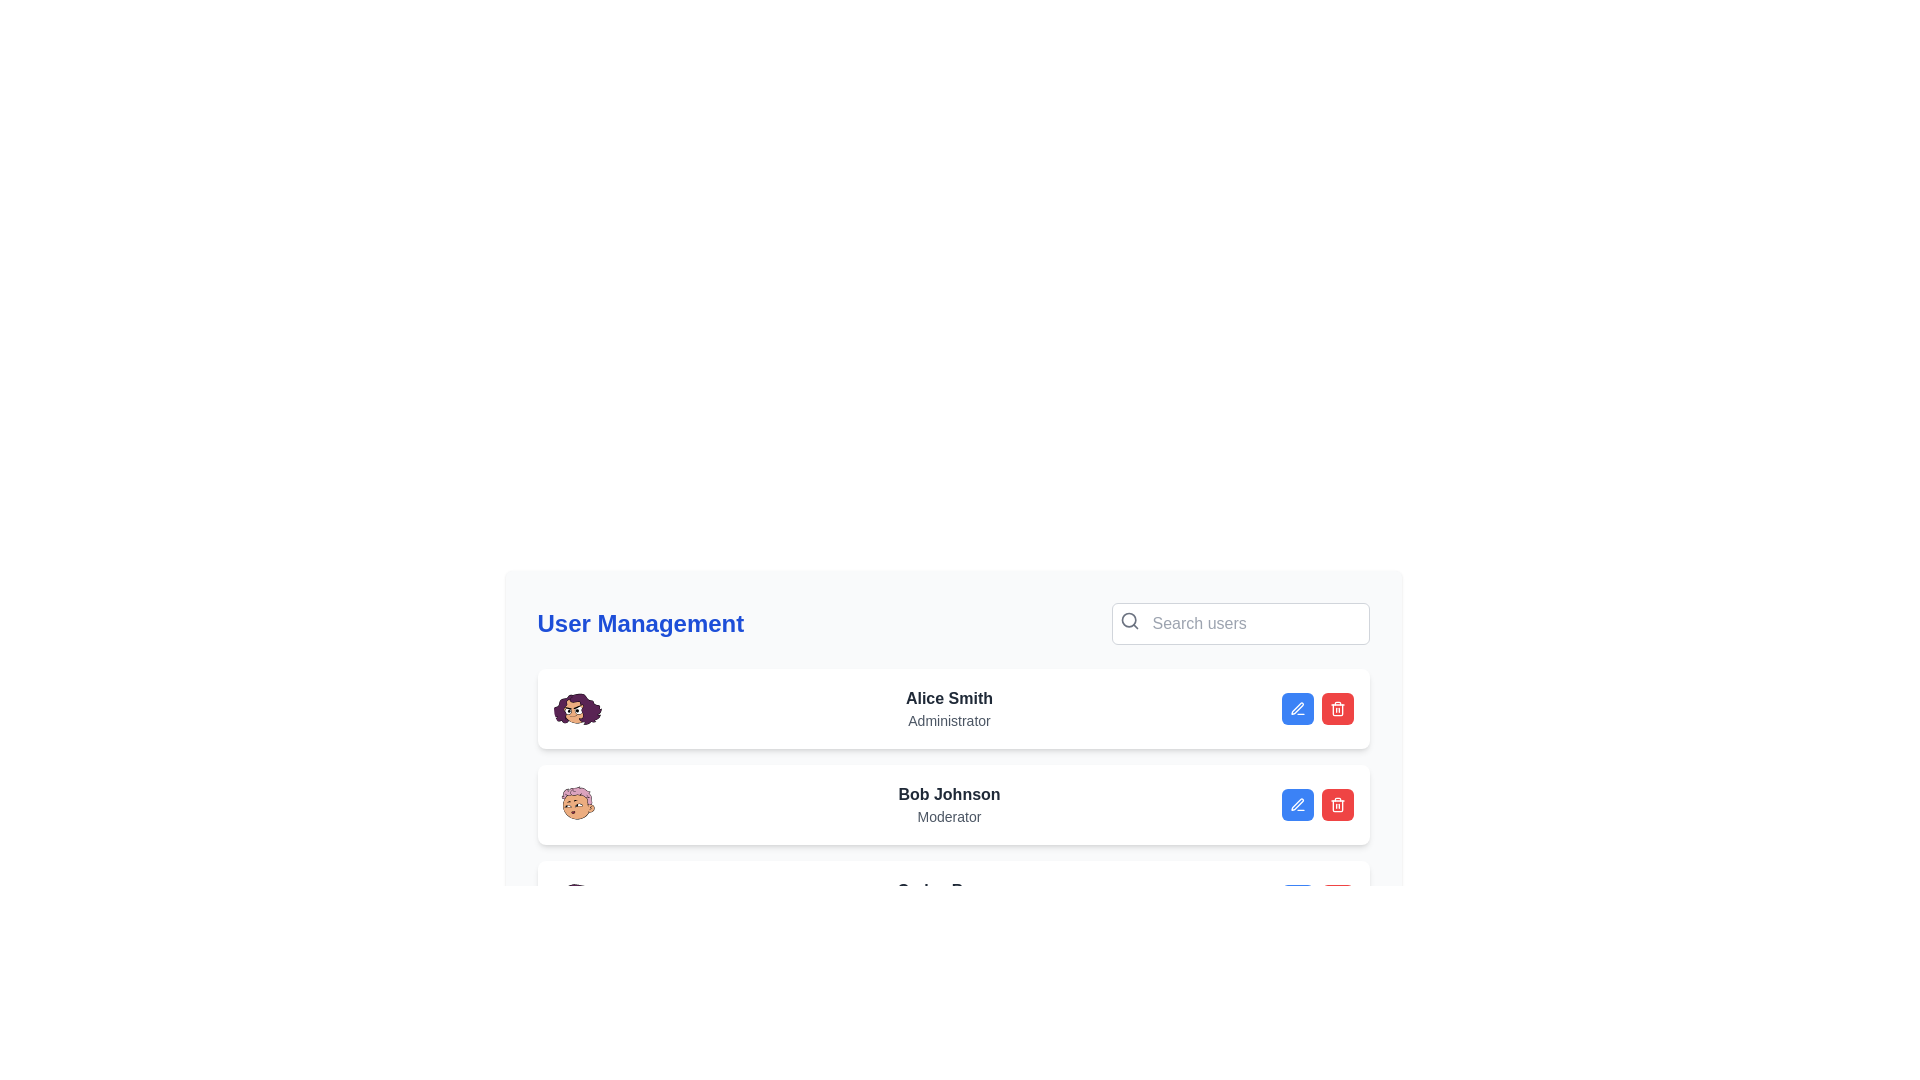 The width and height of the screenshot is (1920, 1080). What do you see at coordinates (948, 793) in the screenshot?
I see `the text label identifying the name of a user` at bounding box center [948, 793].